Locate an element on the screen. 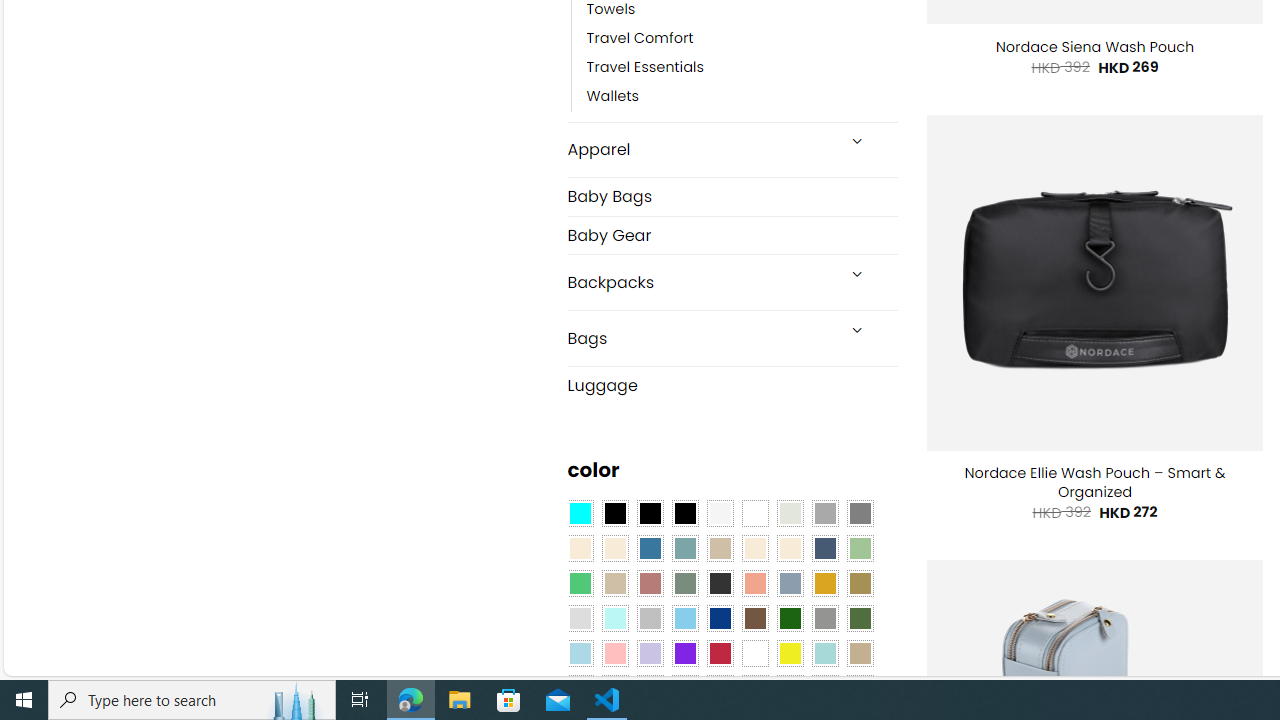 This screenshot has width=1280, height=720. 'Hale Navy' is located at coordinates (824, 549).